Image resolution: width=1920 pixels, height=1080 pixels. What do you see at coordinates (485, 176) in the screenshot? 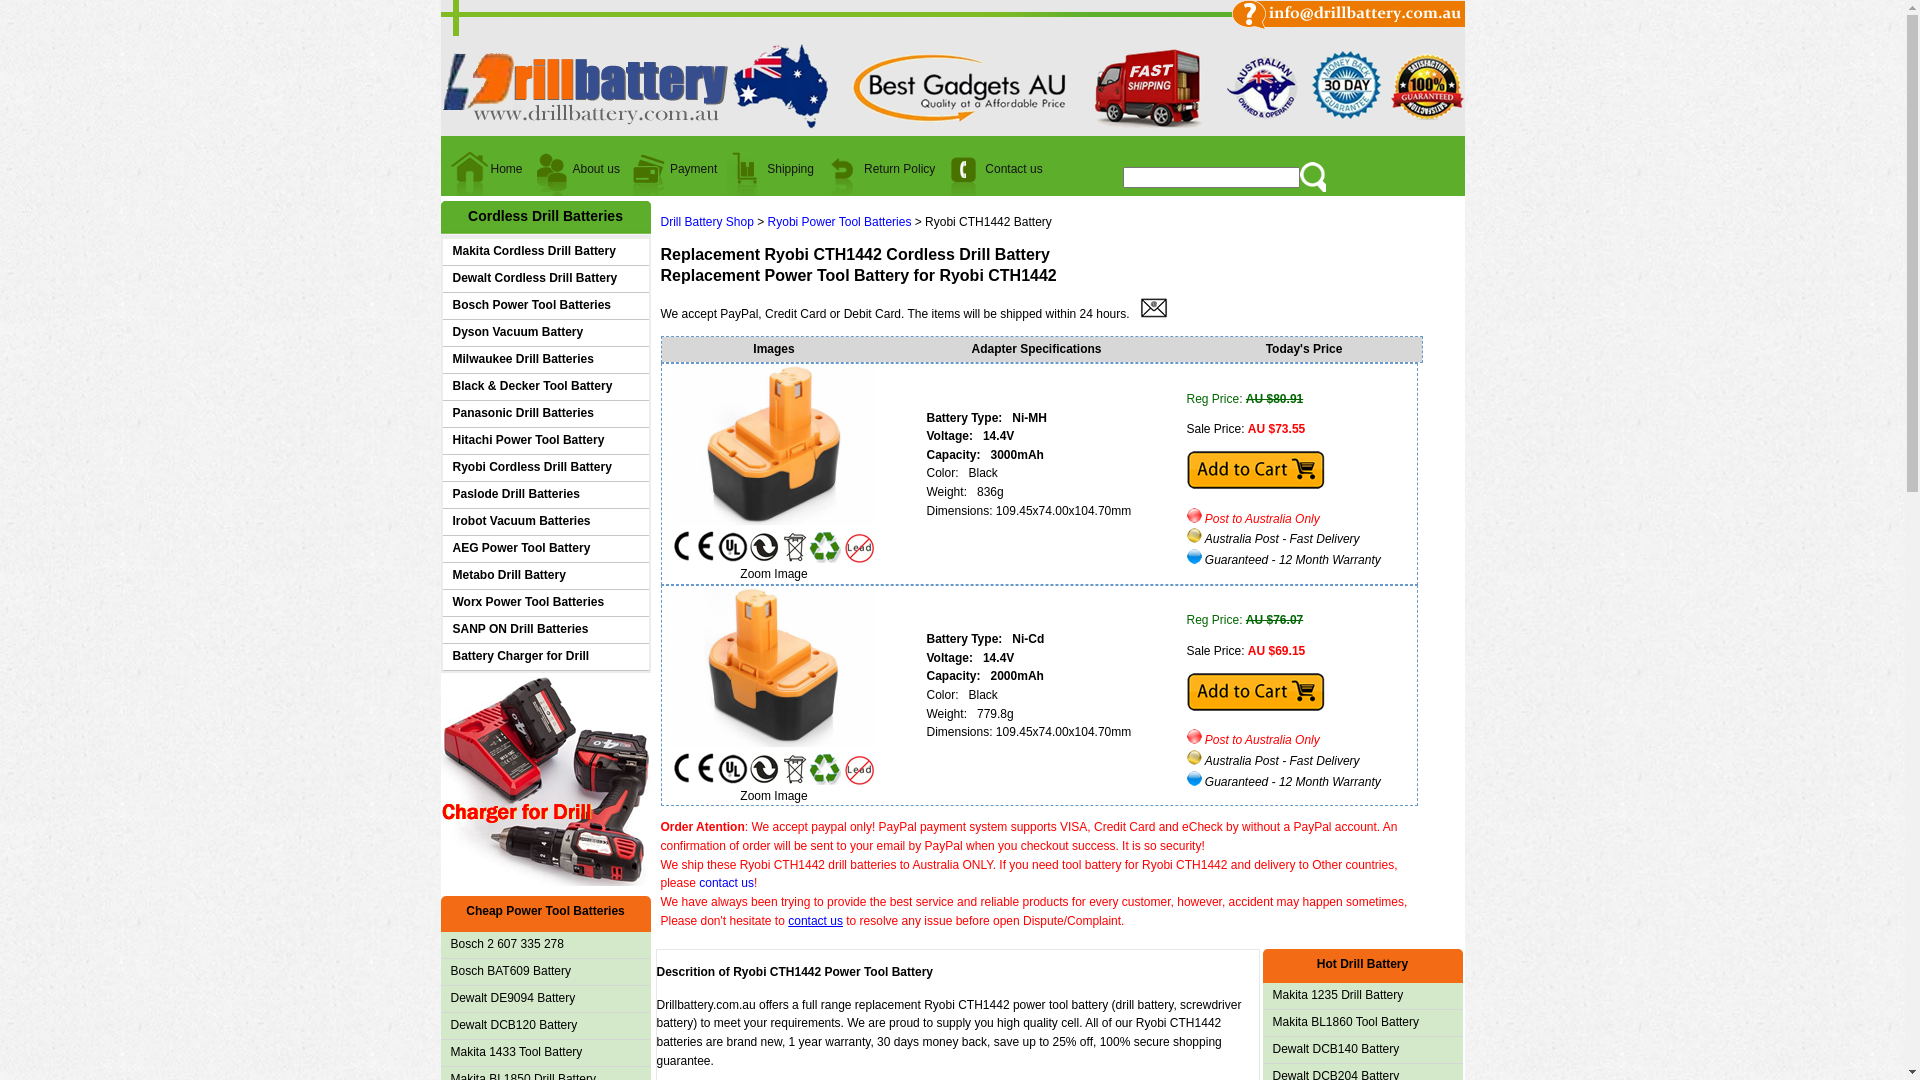
I see `'Home'` at bounding box center [485, 176].